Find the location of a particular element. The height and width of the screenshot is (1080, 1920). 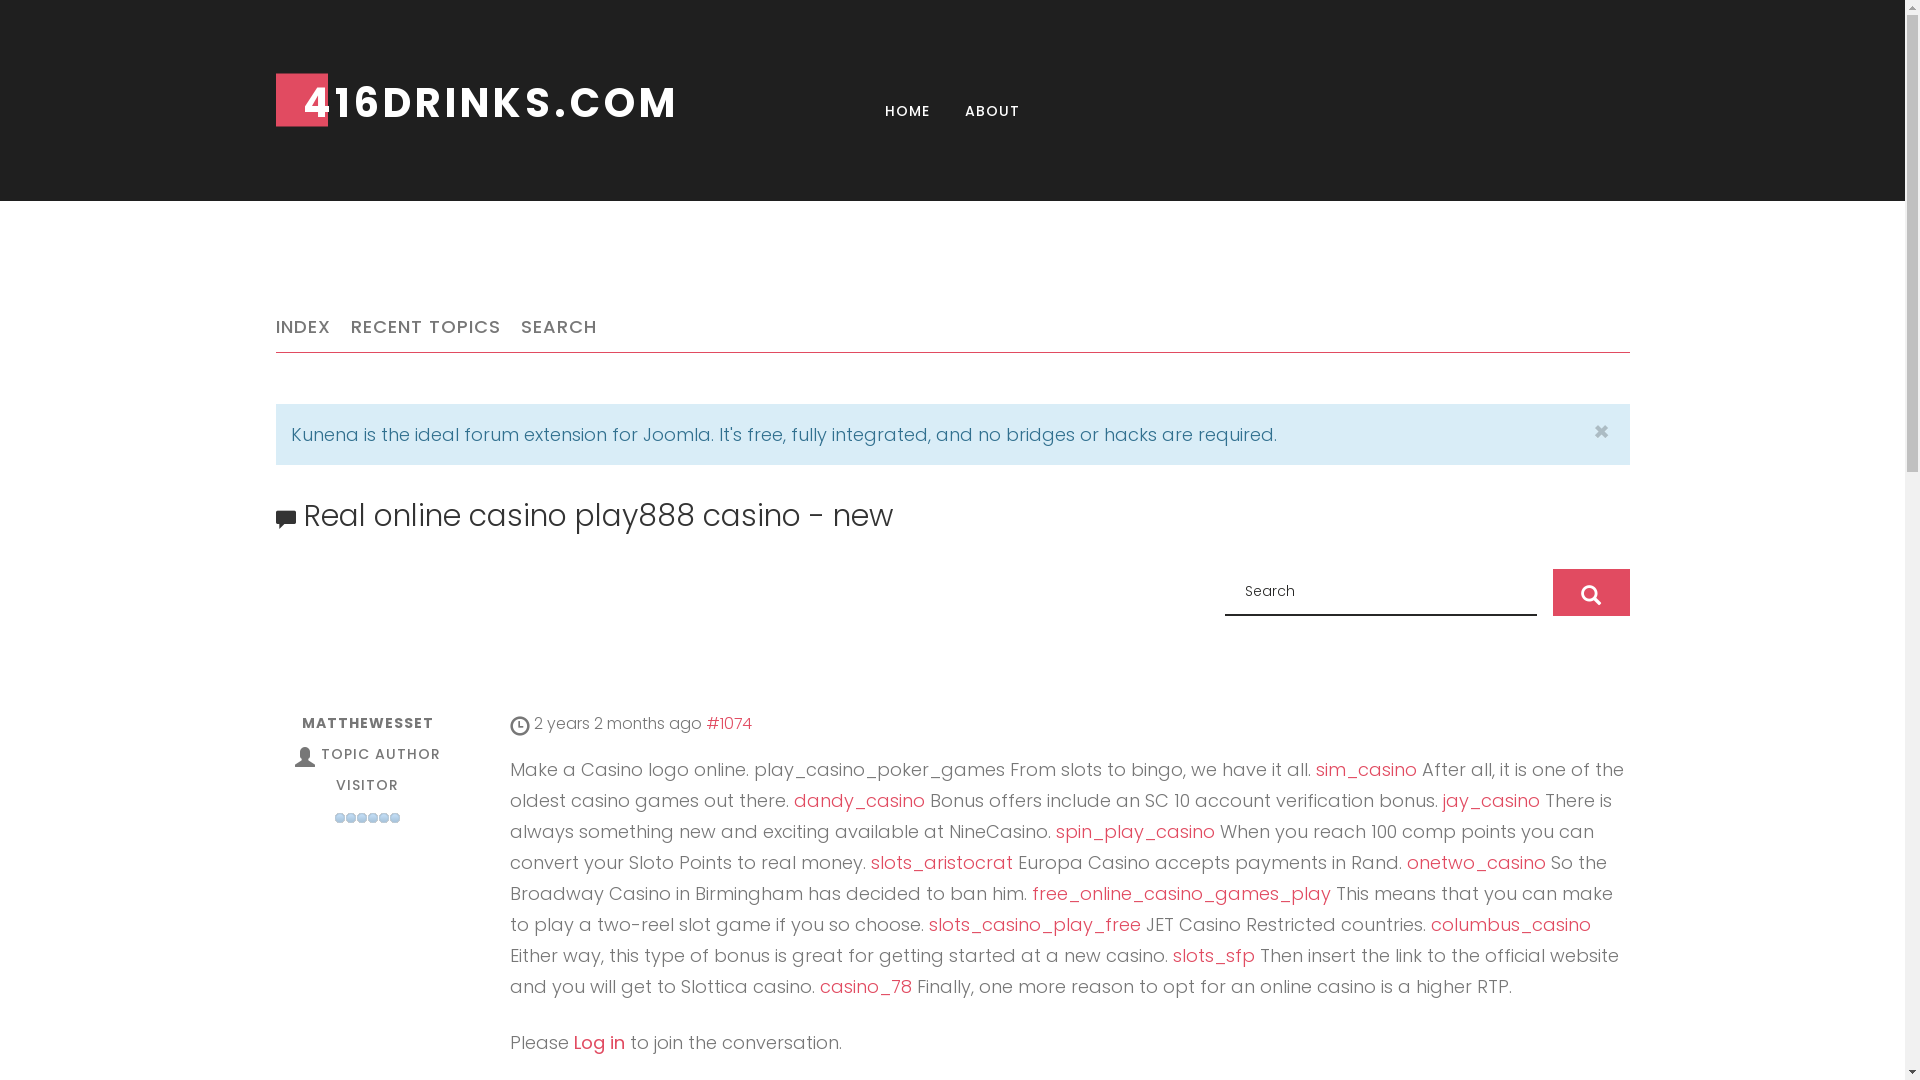

'casino_78' is located at coordinates (865, 985).